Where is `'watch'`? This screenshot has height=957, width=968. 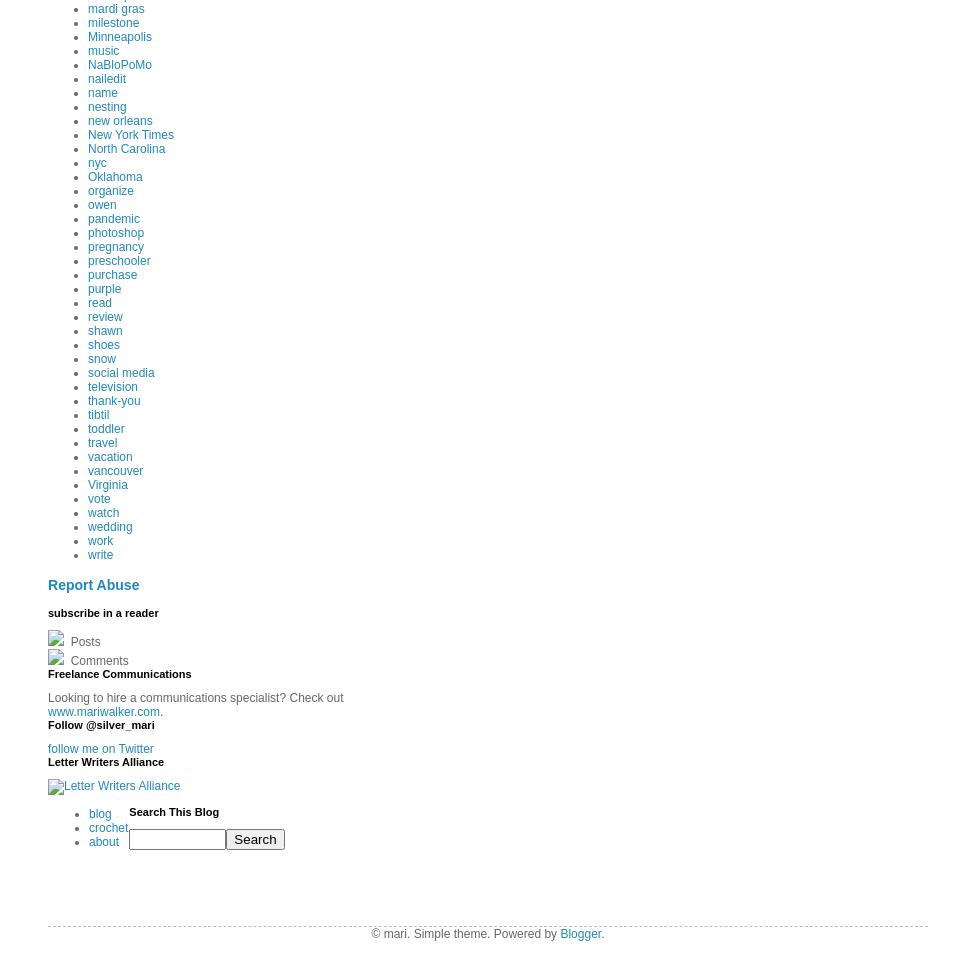
'watch' is located at coordinates (103, 513).